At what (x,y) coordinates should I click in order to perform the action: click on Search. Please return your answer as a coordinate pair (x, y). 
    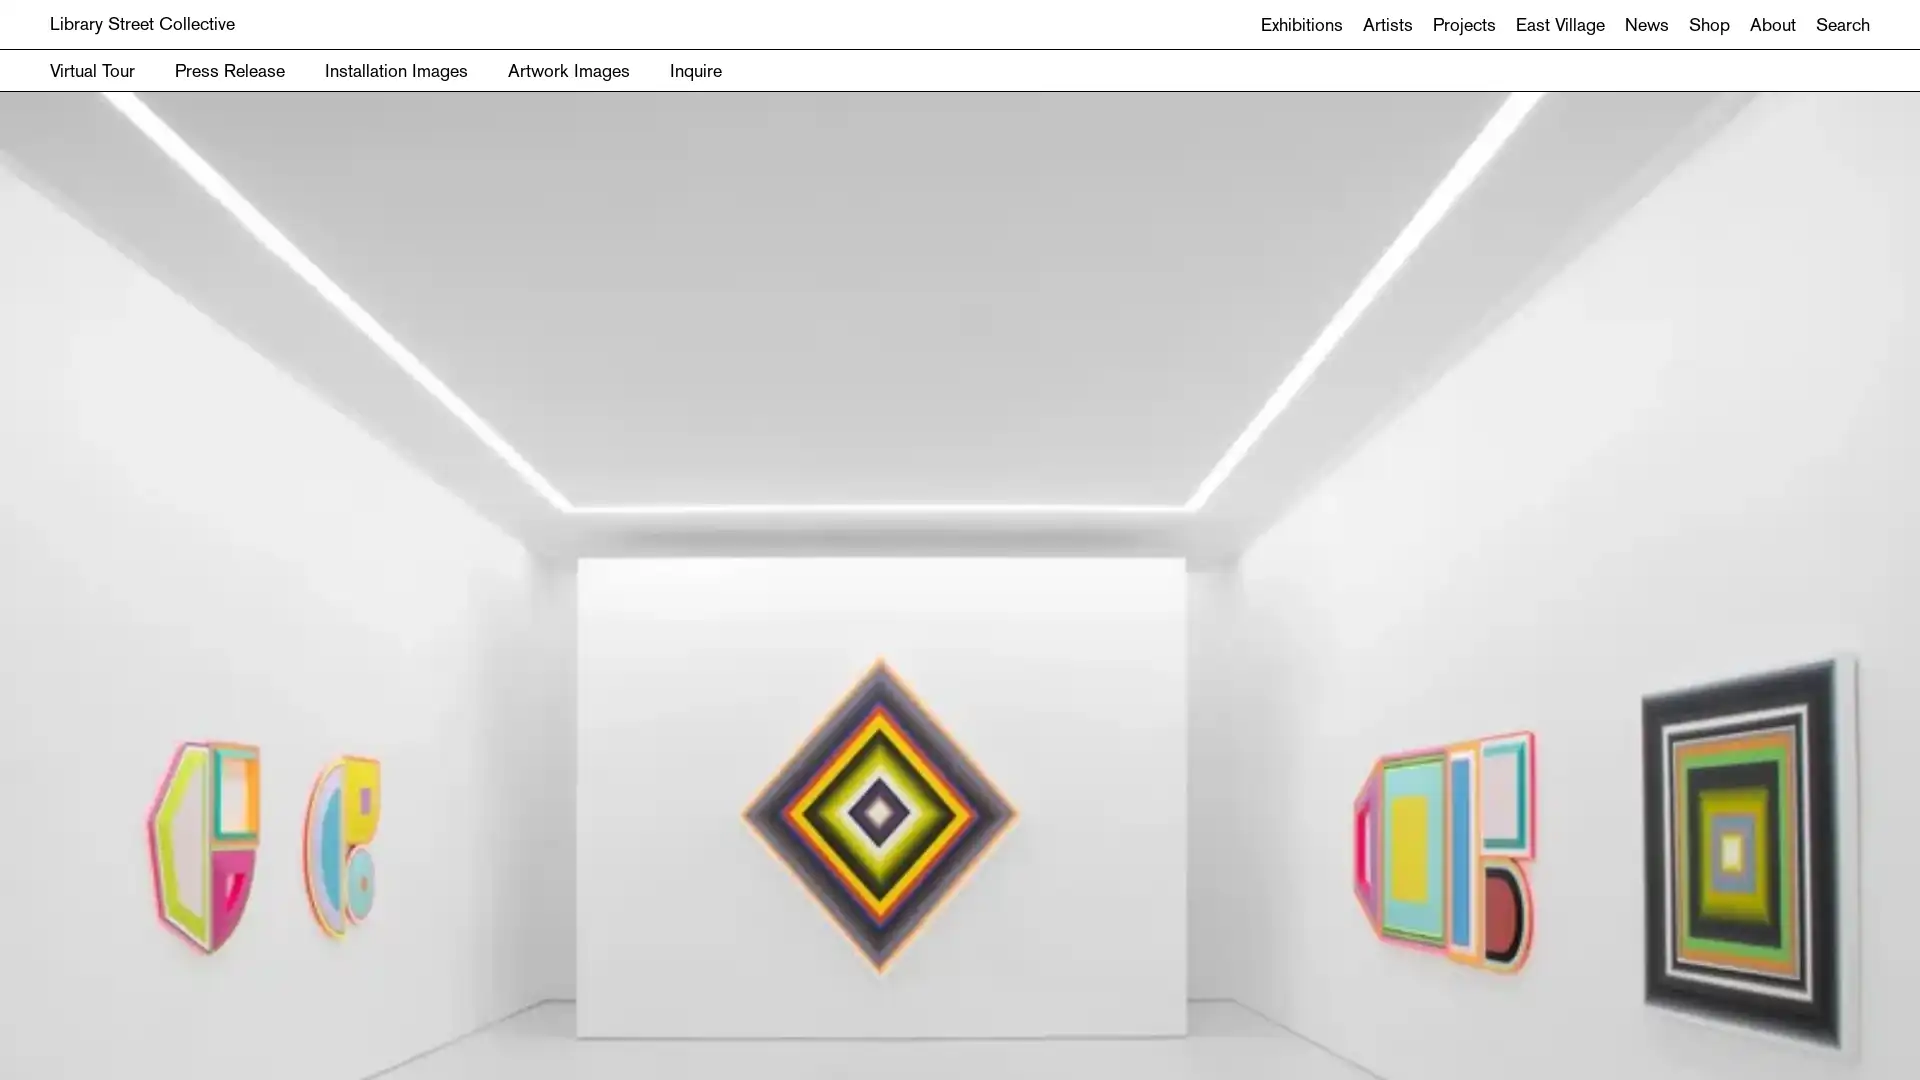
    Looking at the image, I should click on (960, 589).